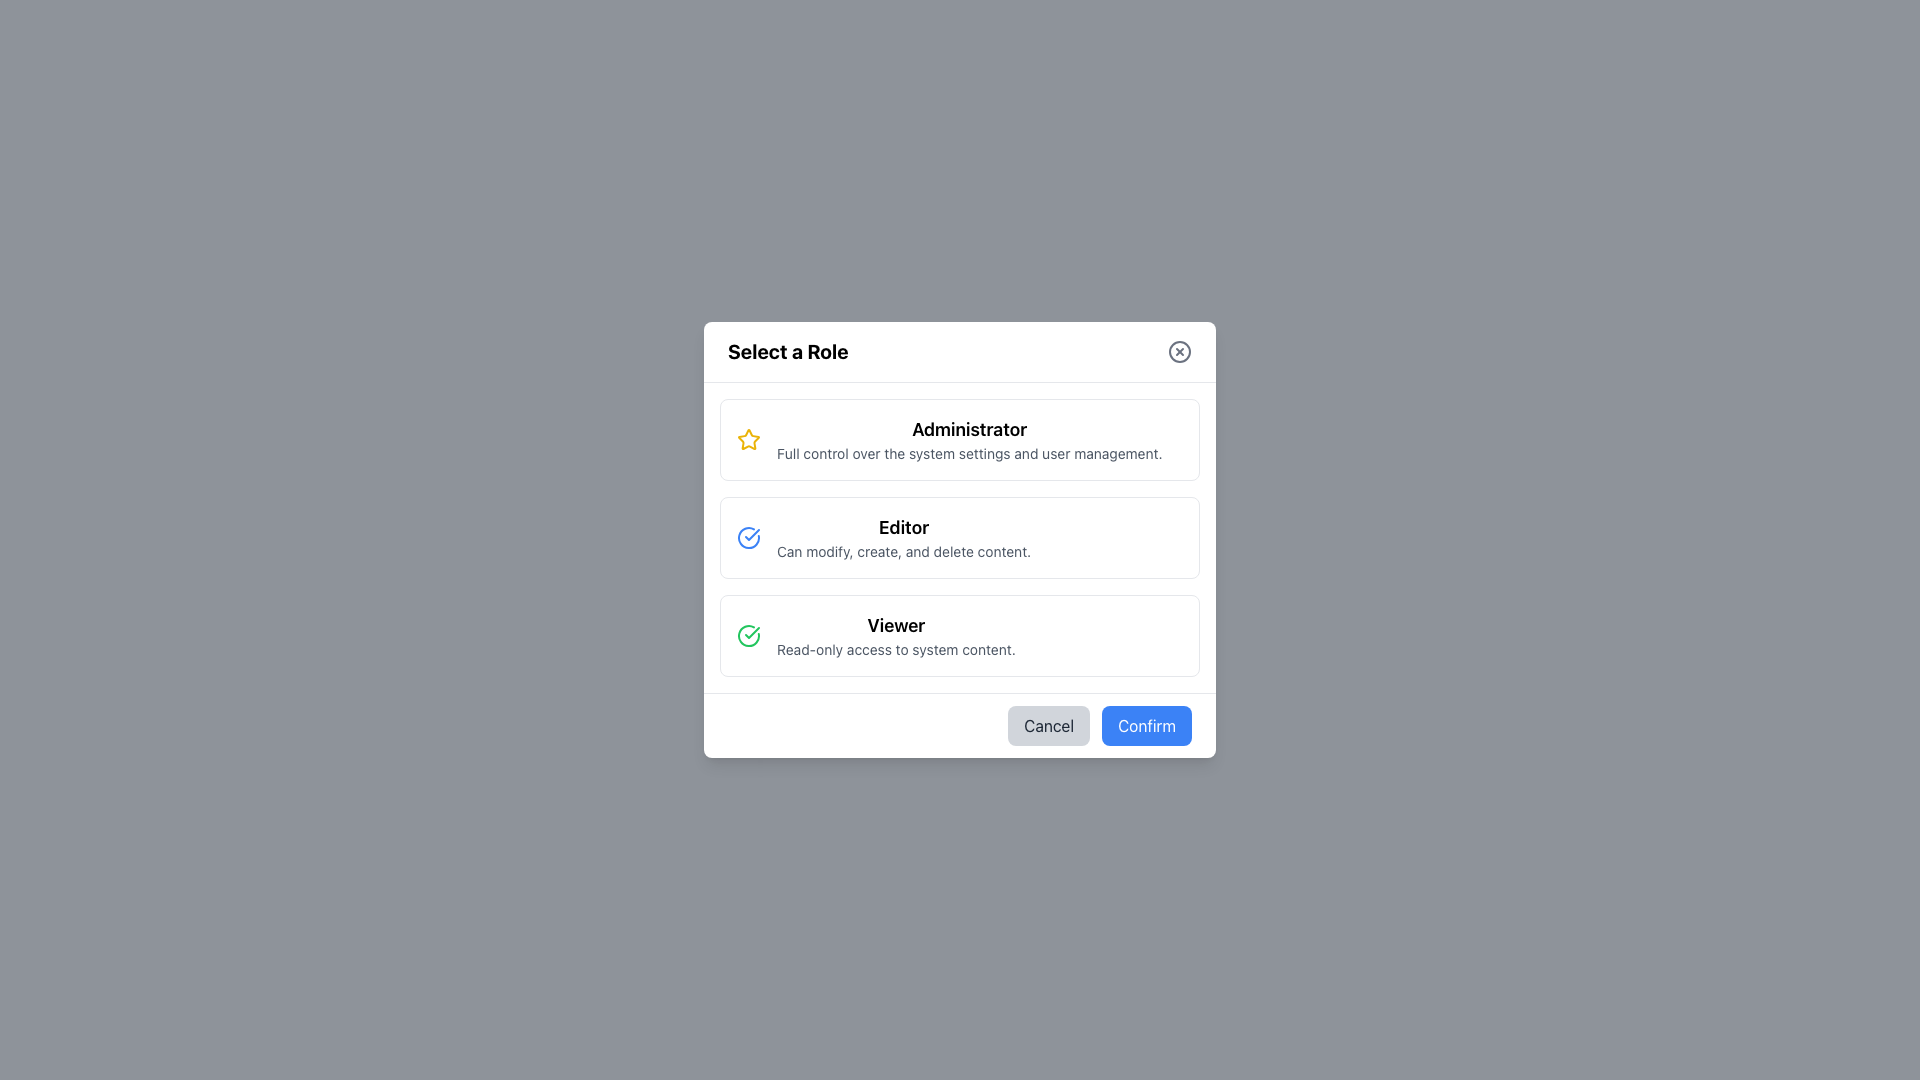  What do you see at coordinates (903, 536) in the screenshot?
I see `description of the 'Editor' role from the second option in the vertically-stacked list of role options in the 'Select a Role' pop-up modal` at bounding box center [903, 536].